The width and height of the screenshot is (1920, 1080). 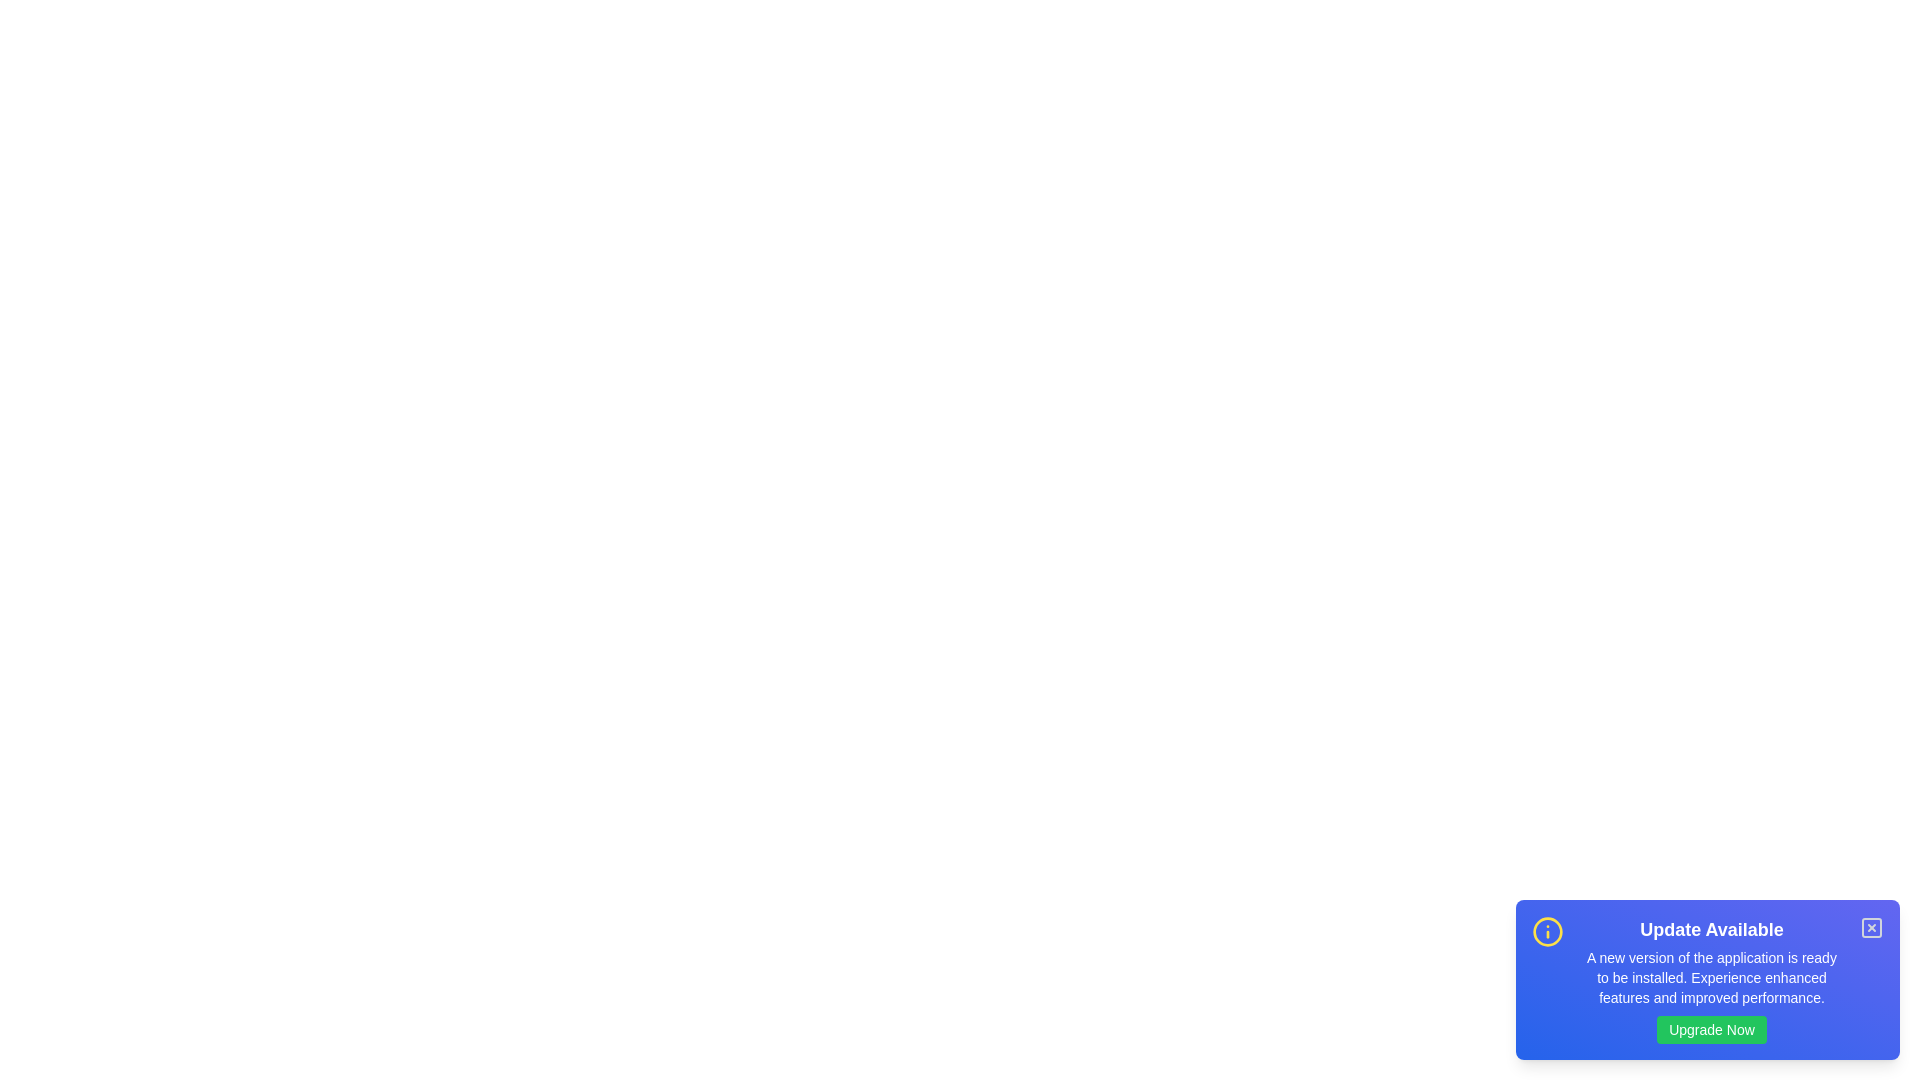 I want to click on 'Upgrade Now' button to initiate the update process, so click(x=1711, y=1029).